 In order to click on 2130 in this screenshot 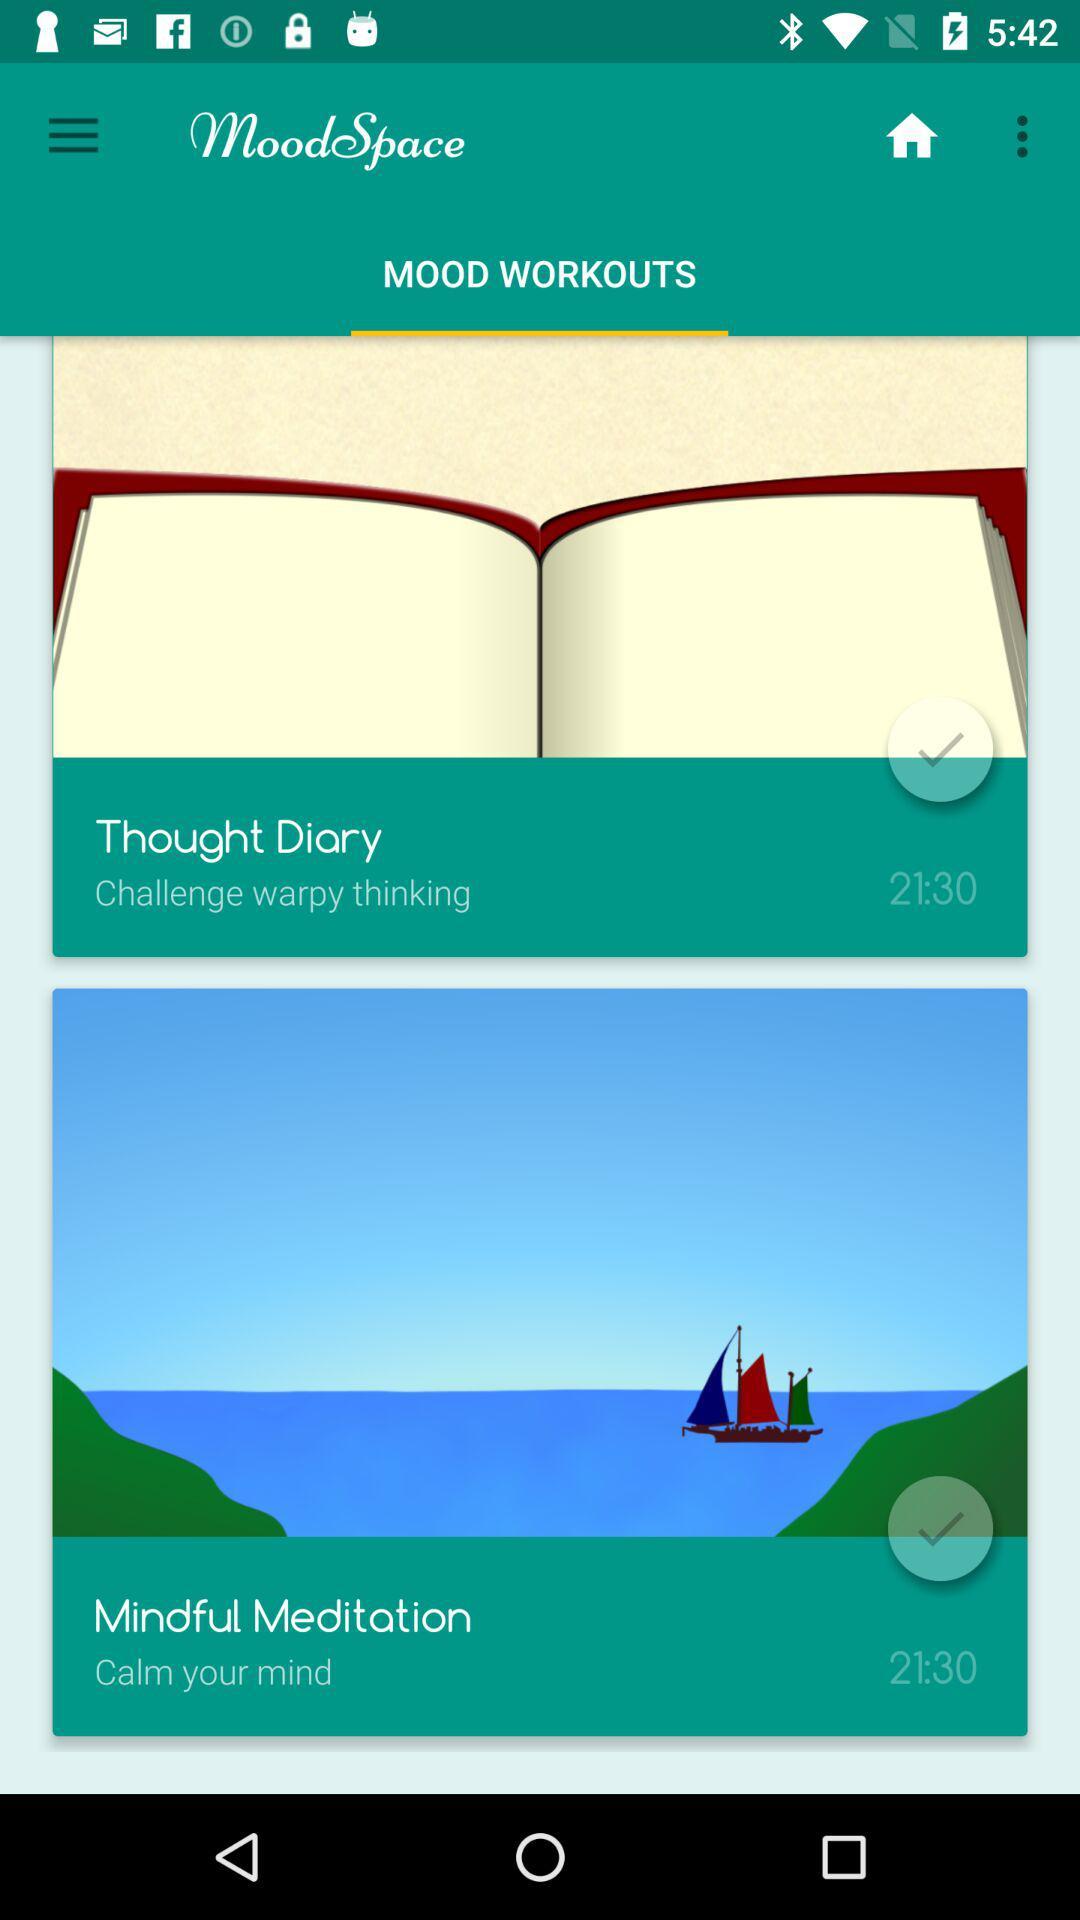, I will do `click(933, 1641)`.